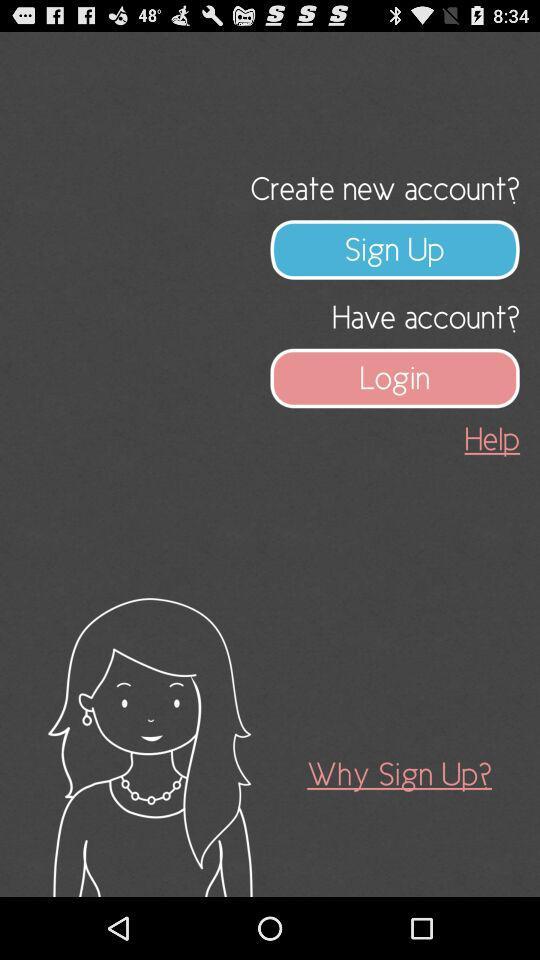 The image size is (540, 960). I want to click on the login item, so click(395, 377).